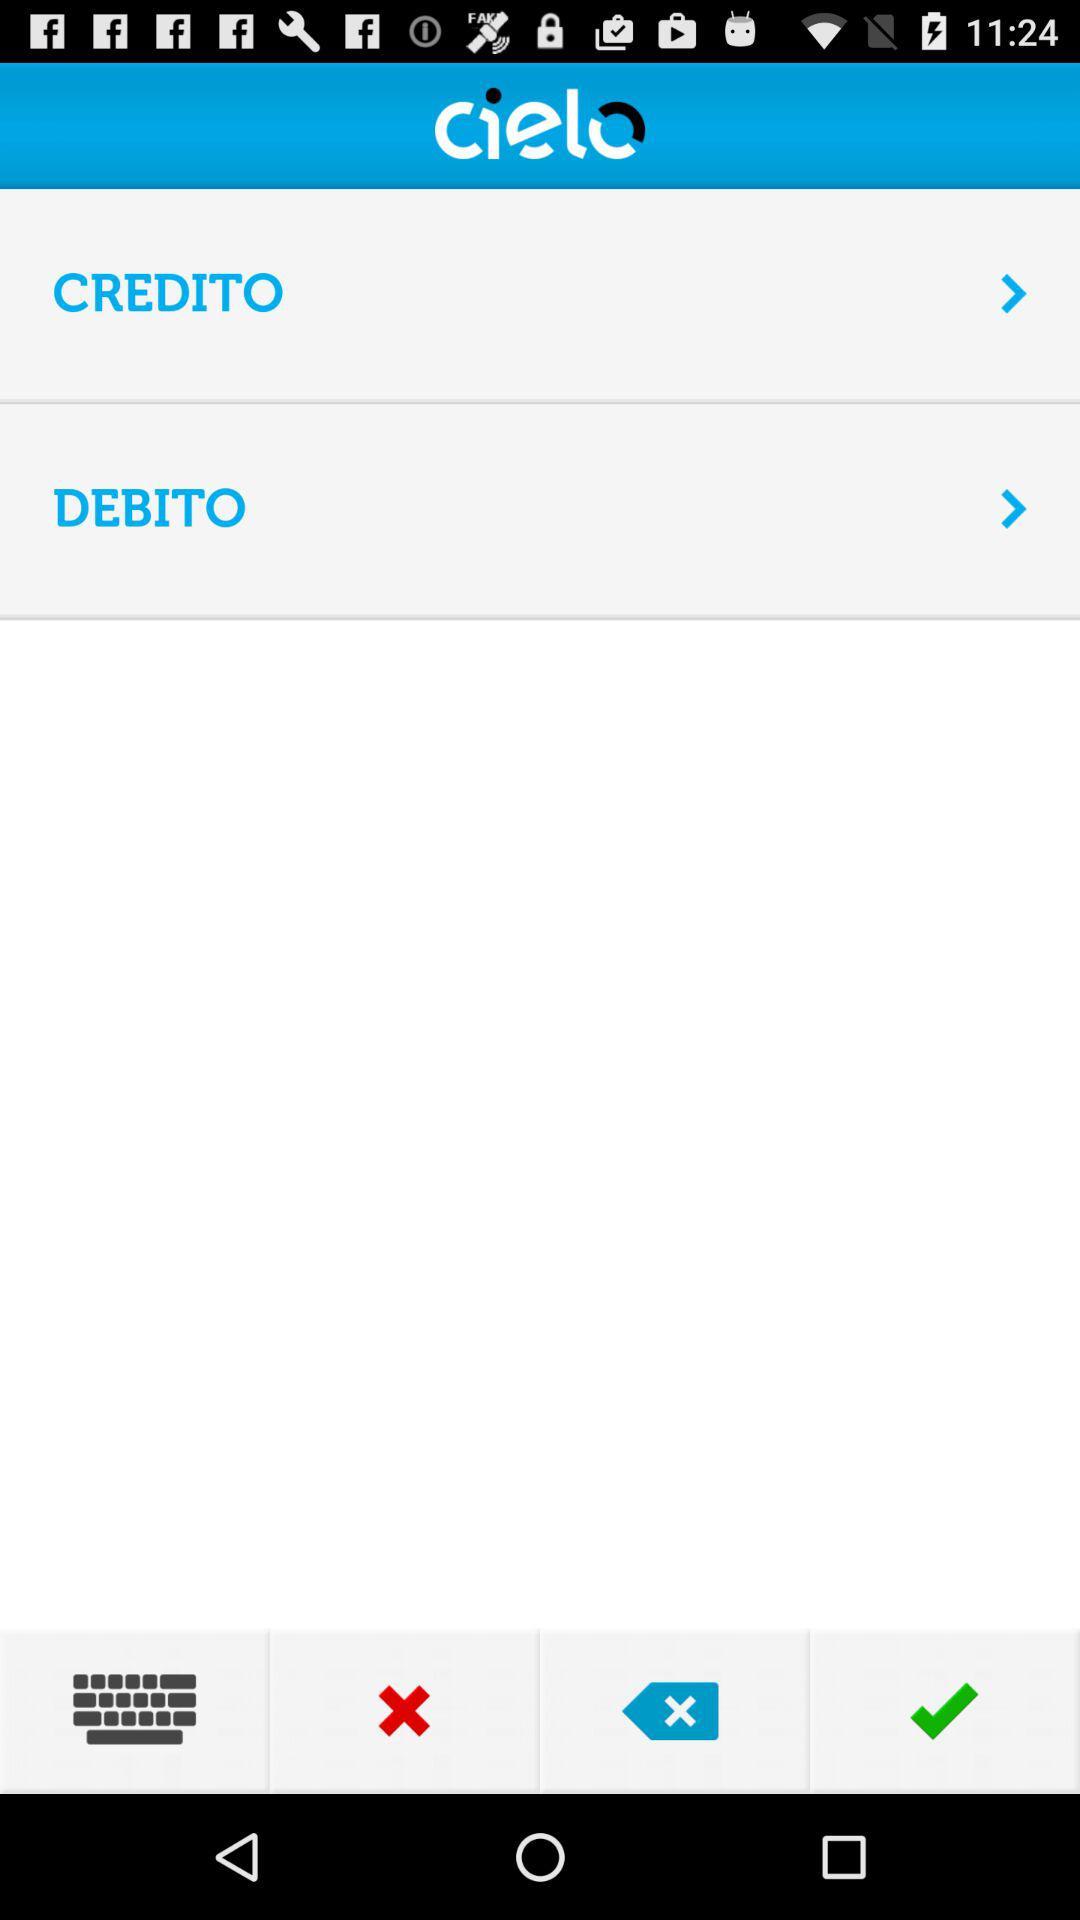 This screenshot has height=1920, width=1080. I want to click on credito item, so click(512, 292).